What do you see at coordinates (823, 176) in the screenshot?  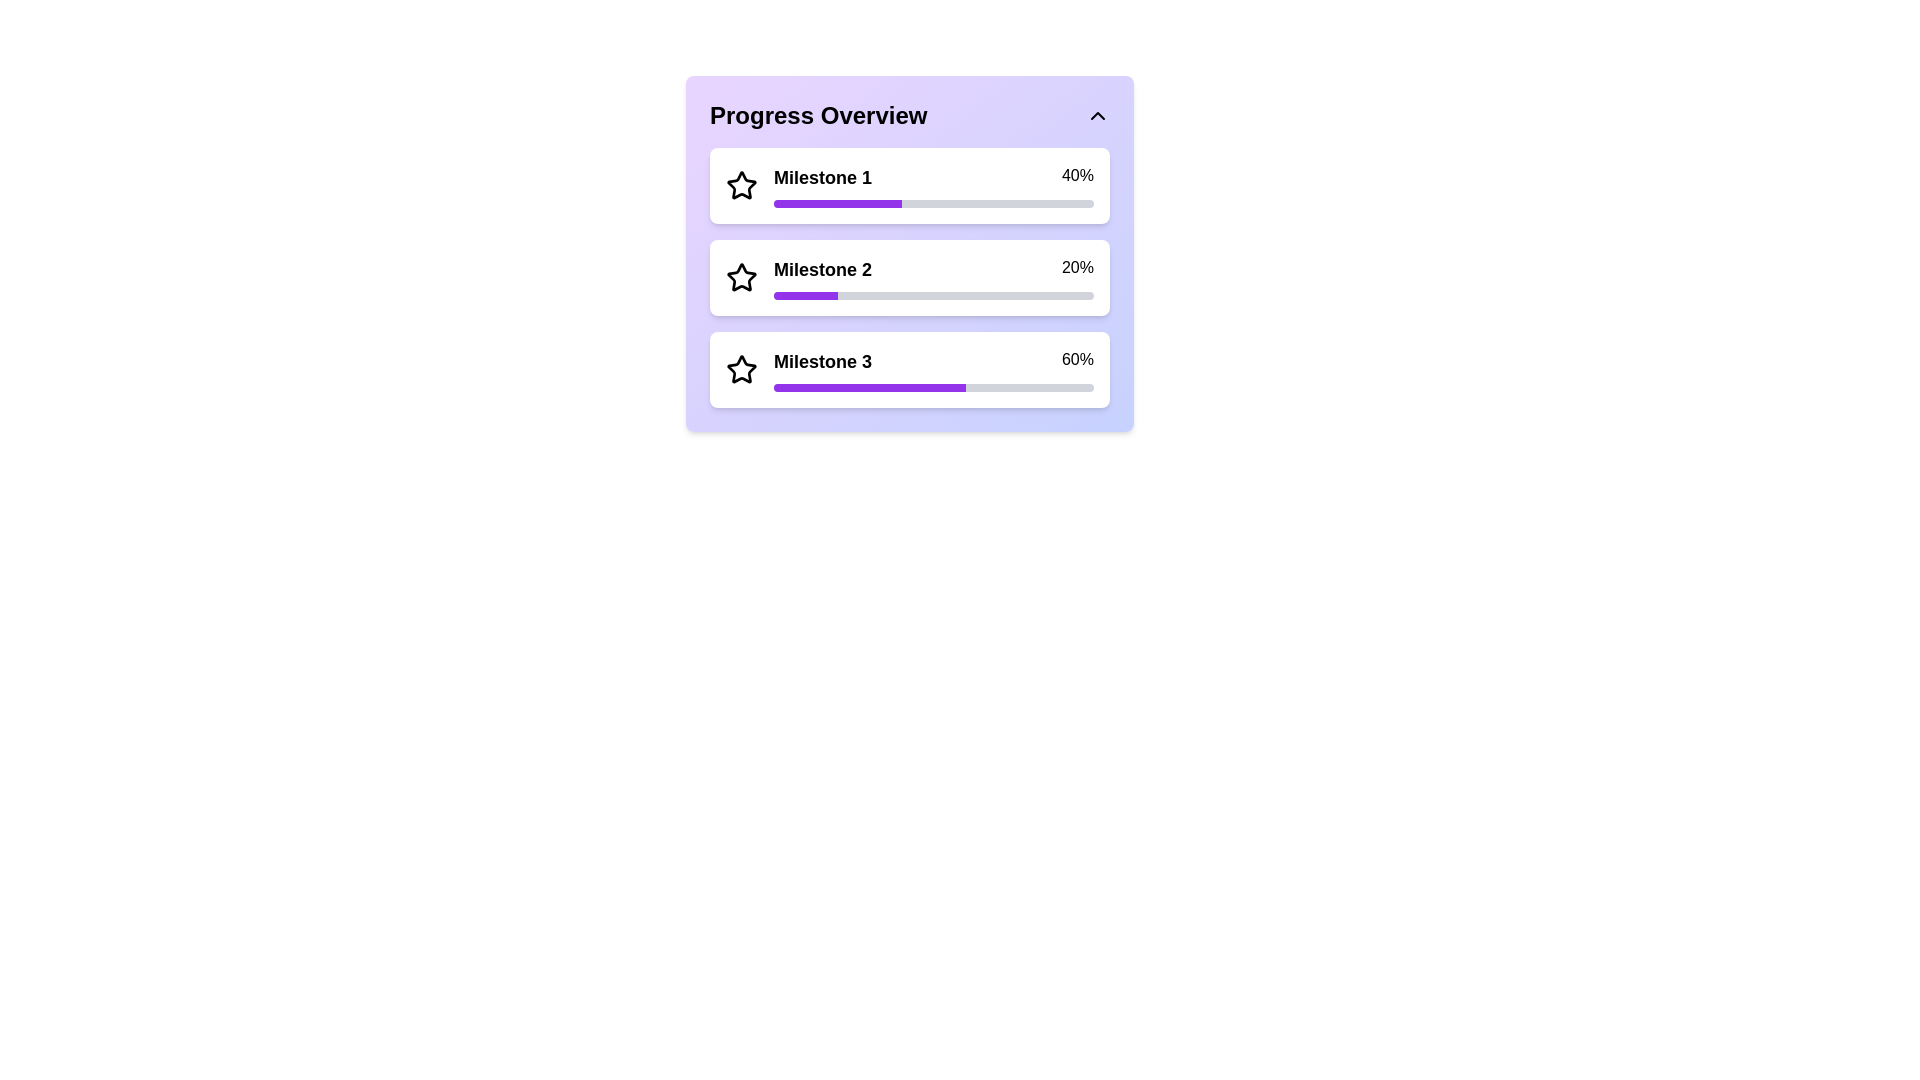 I see `the 'Milestone 1' text label, which is bold and larger in font size, indicating emphasis and located to the right of a star-shaped icon above a progress bar in the 'Progress Overview' card` at bounding box center [823, 176].